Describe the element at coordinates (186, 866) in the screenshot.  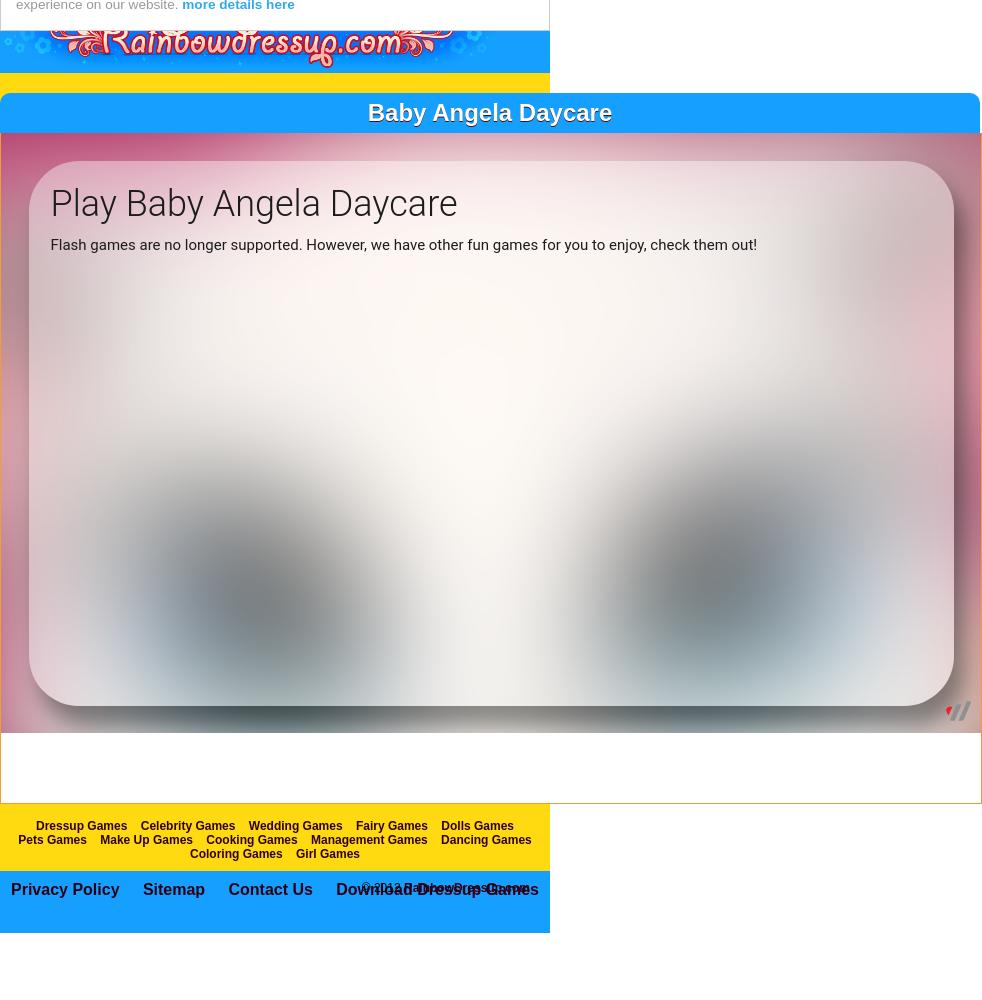
I see `'Celebrity Games'` at that location.